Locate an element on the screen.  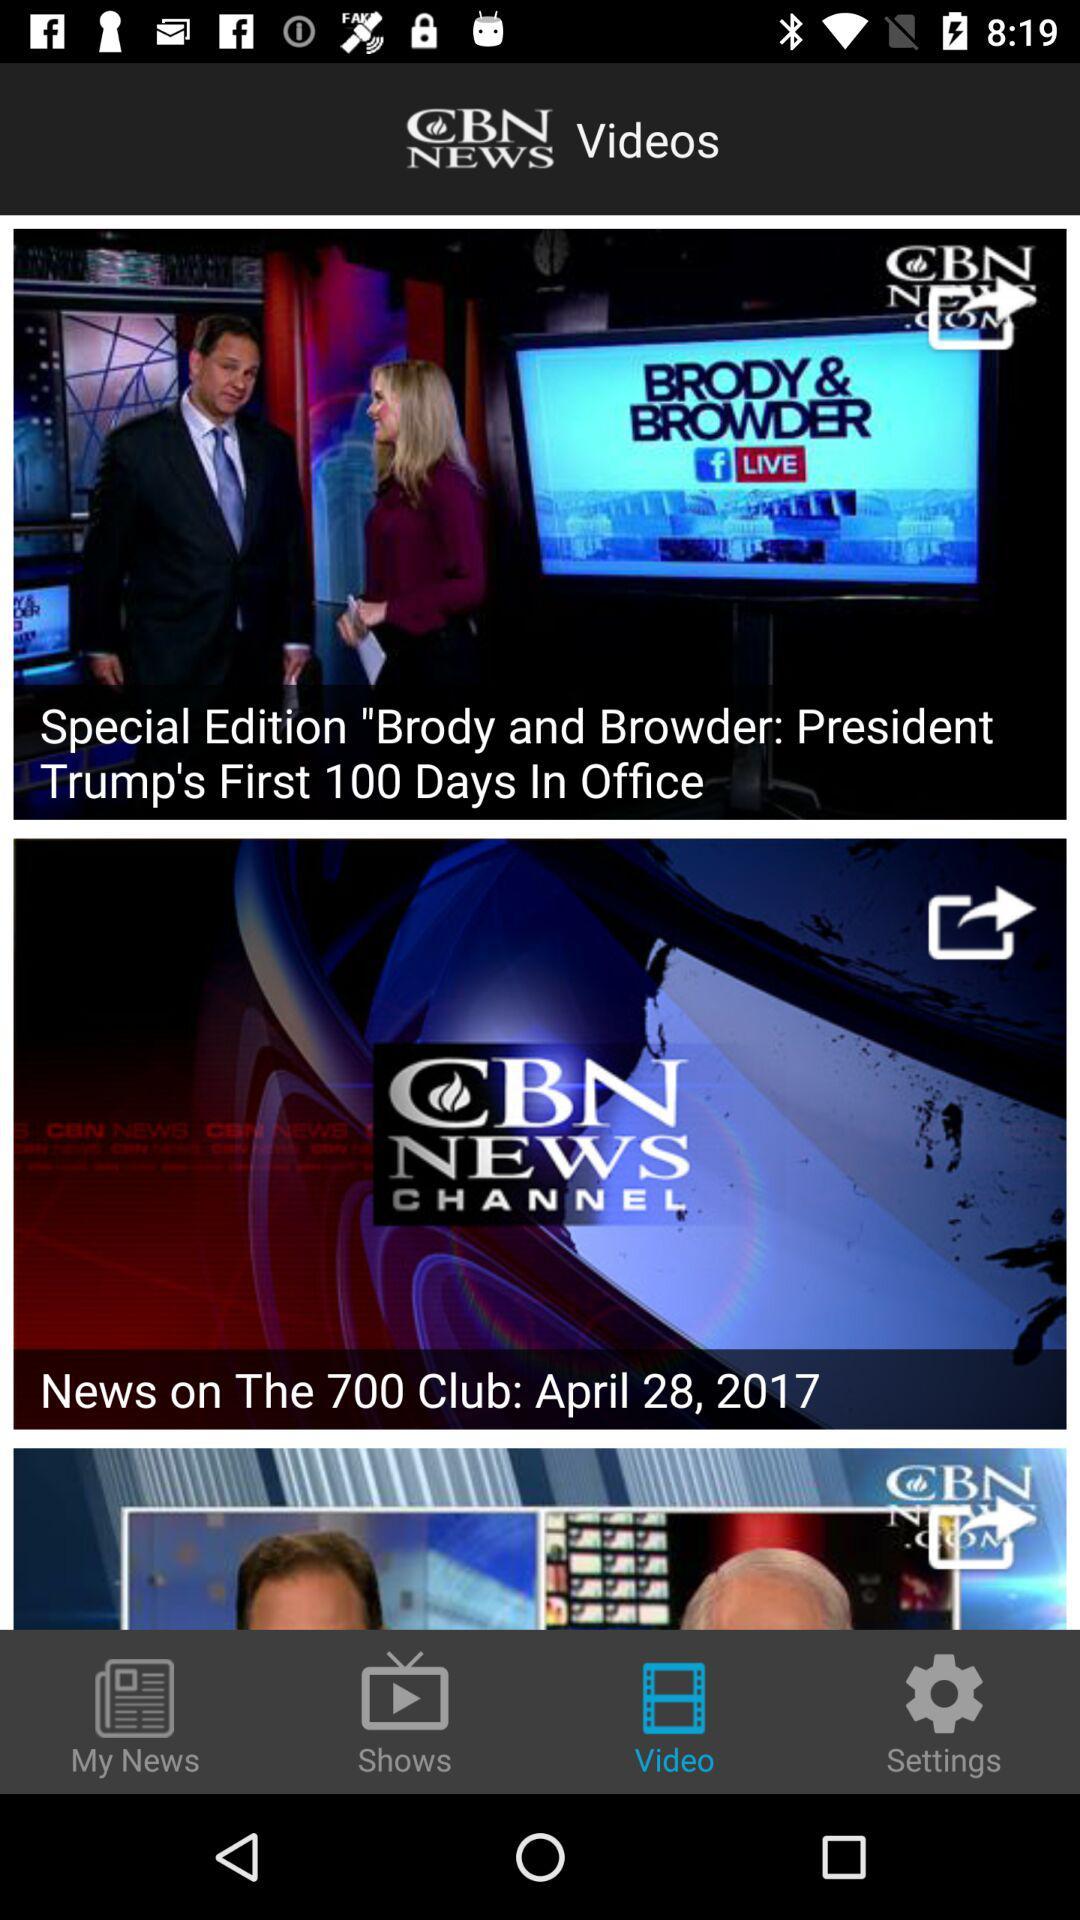
the my news is located at coordinates (135, 1718).